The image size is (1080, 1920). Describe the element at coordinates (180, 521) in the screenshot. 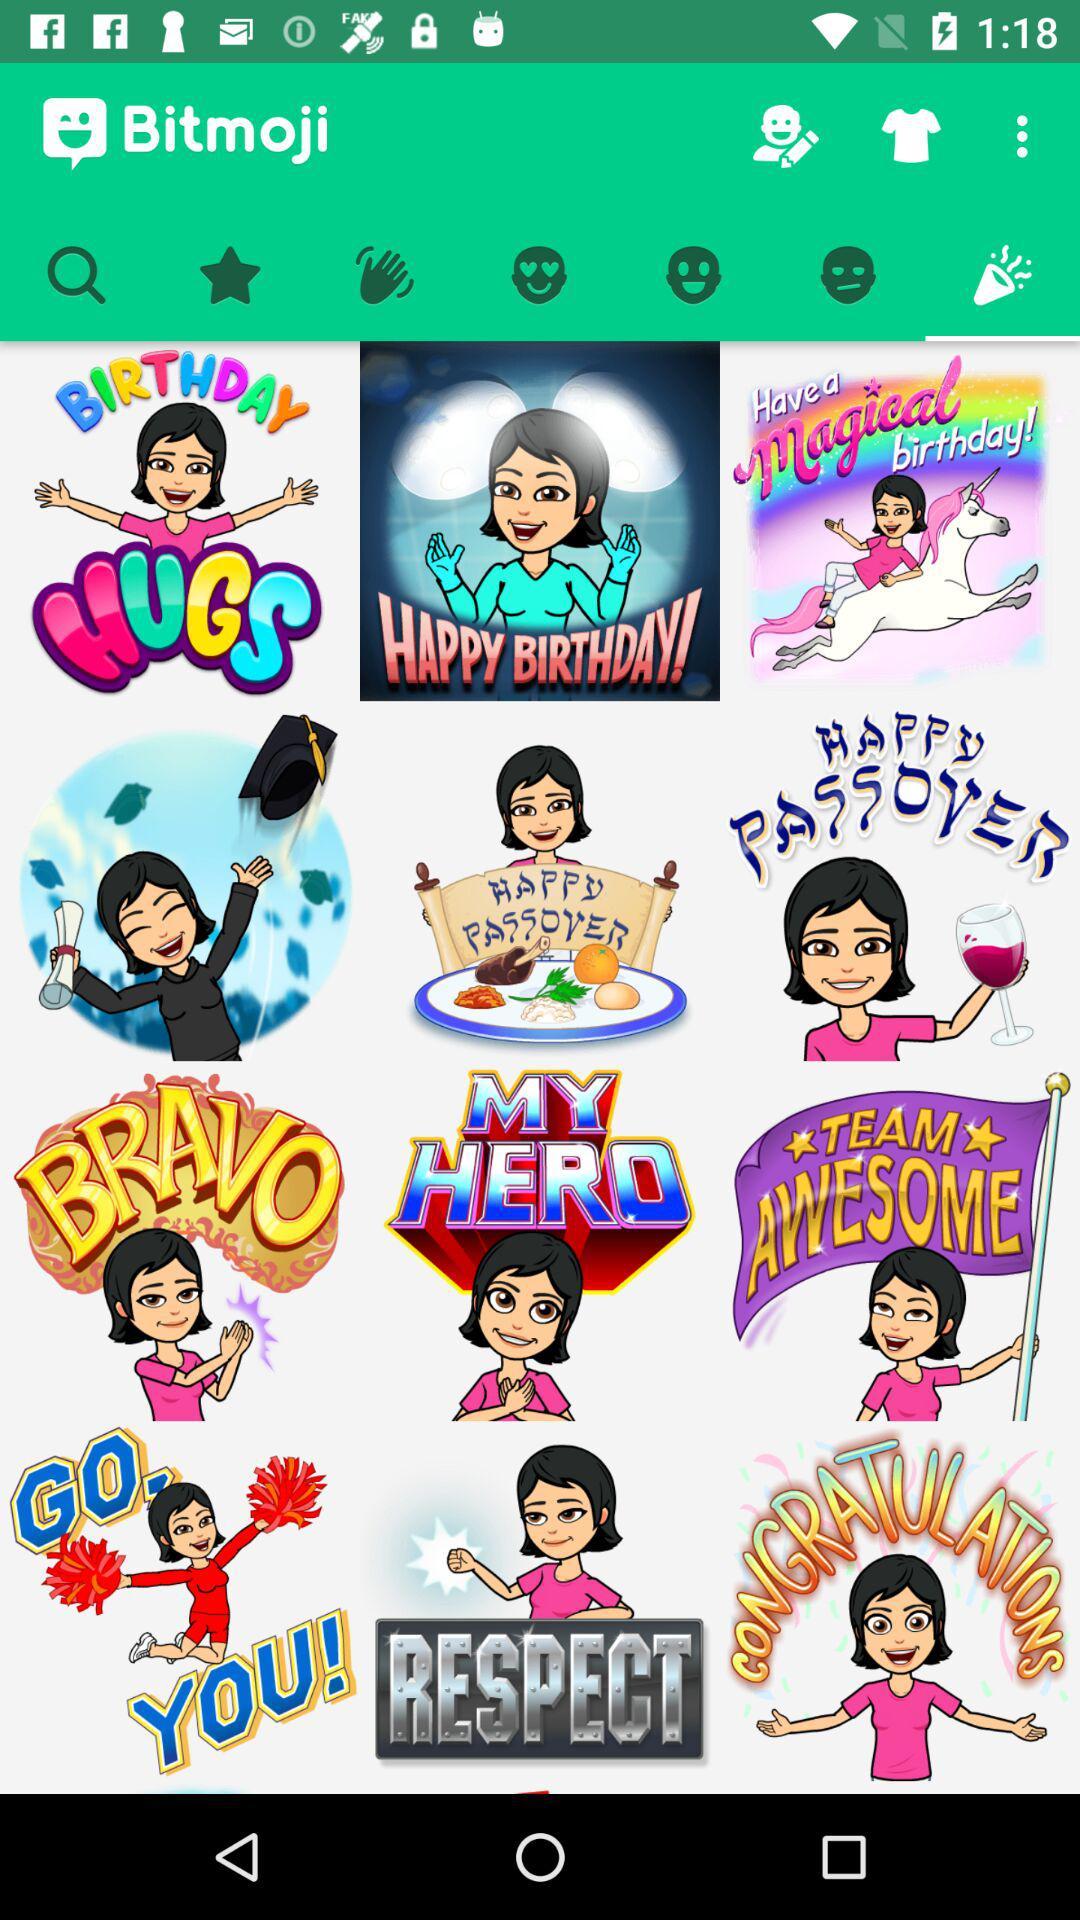

I see `check birthday hugs emoji` at that location.